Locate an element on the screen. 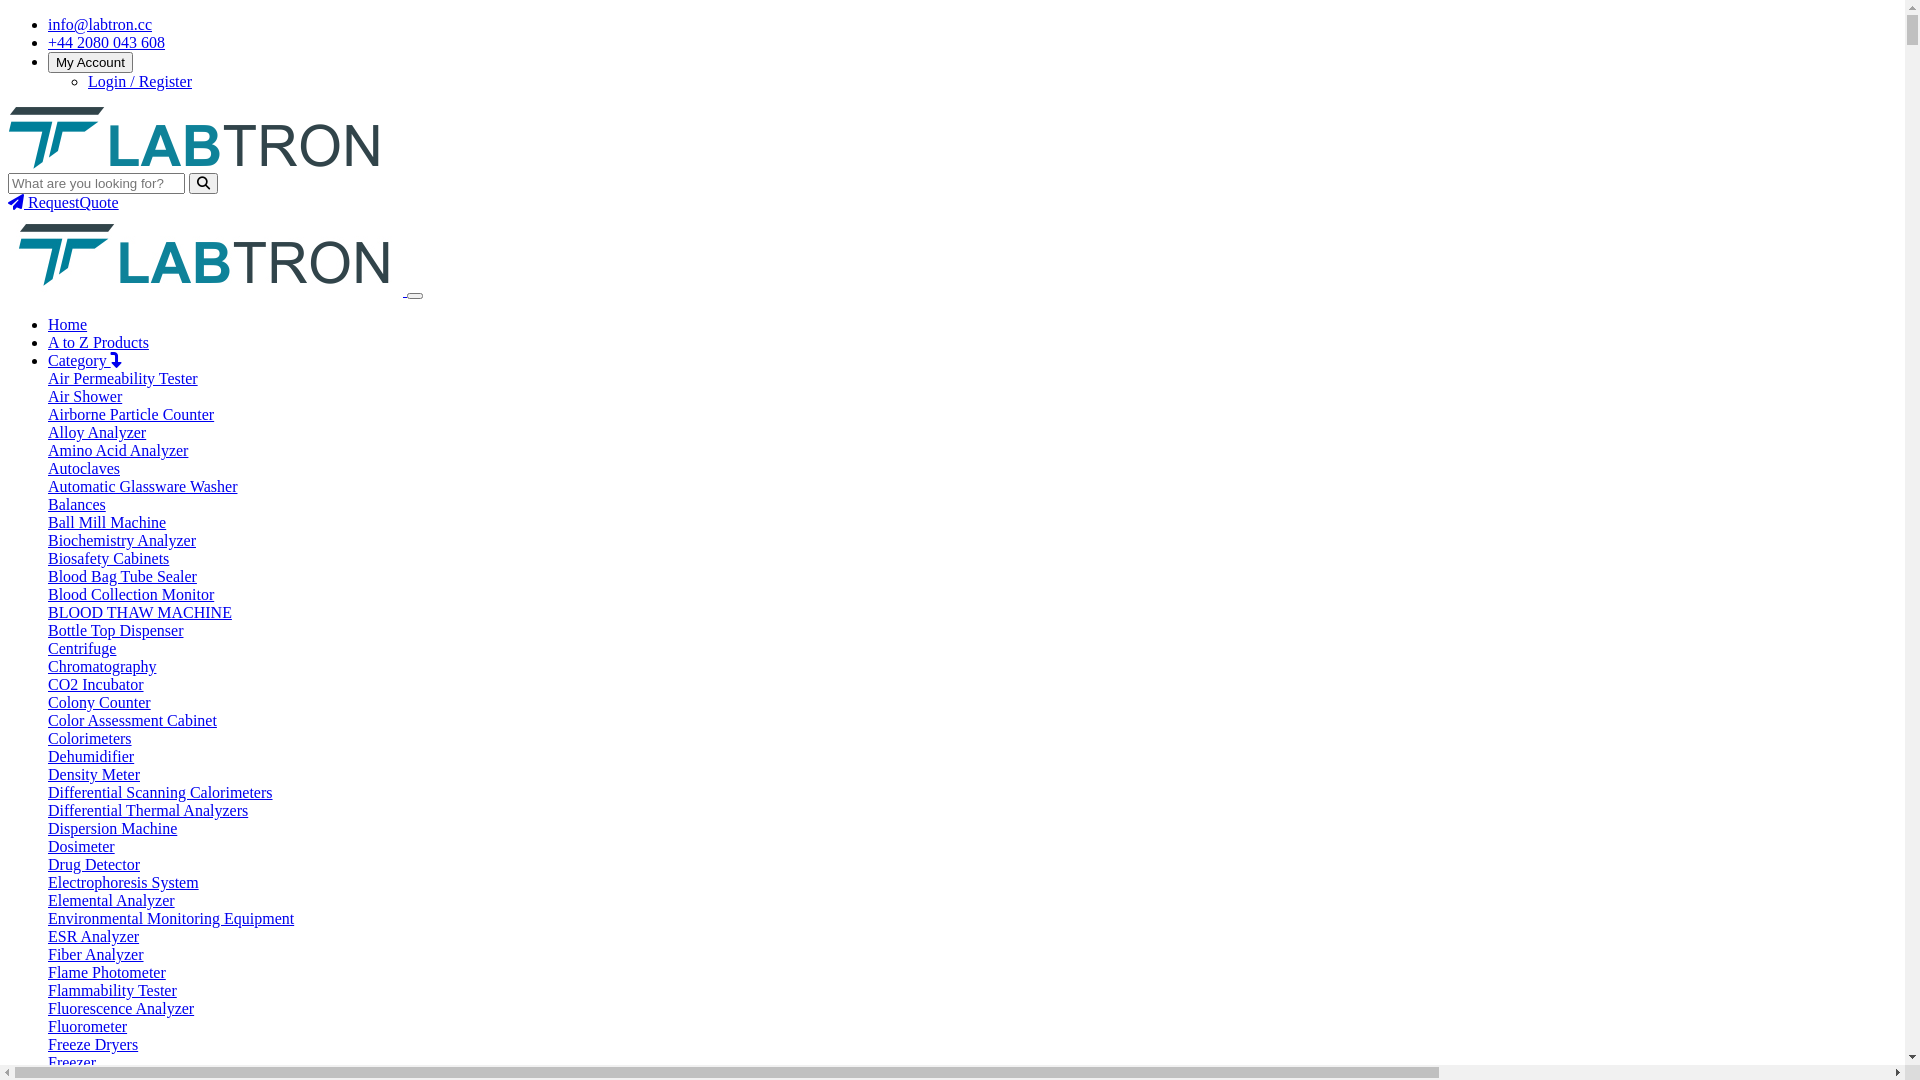 The image size is (1920, 1080). 'info@labtron.cc' is located at coordinates (99, 24).